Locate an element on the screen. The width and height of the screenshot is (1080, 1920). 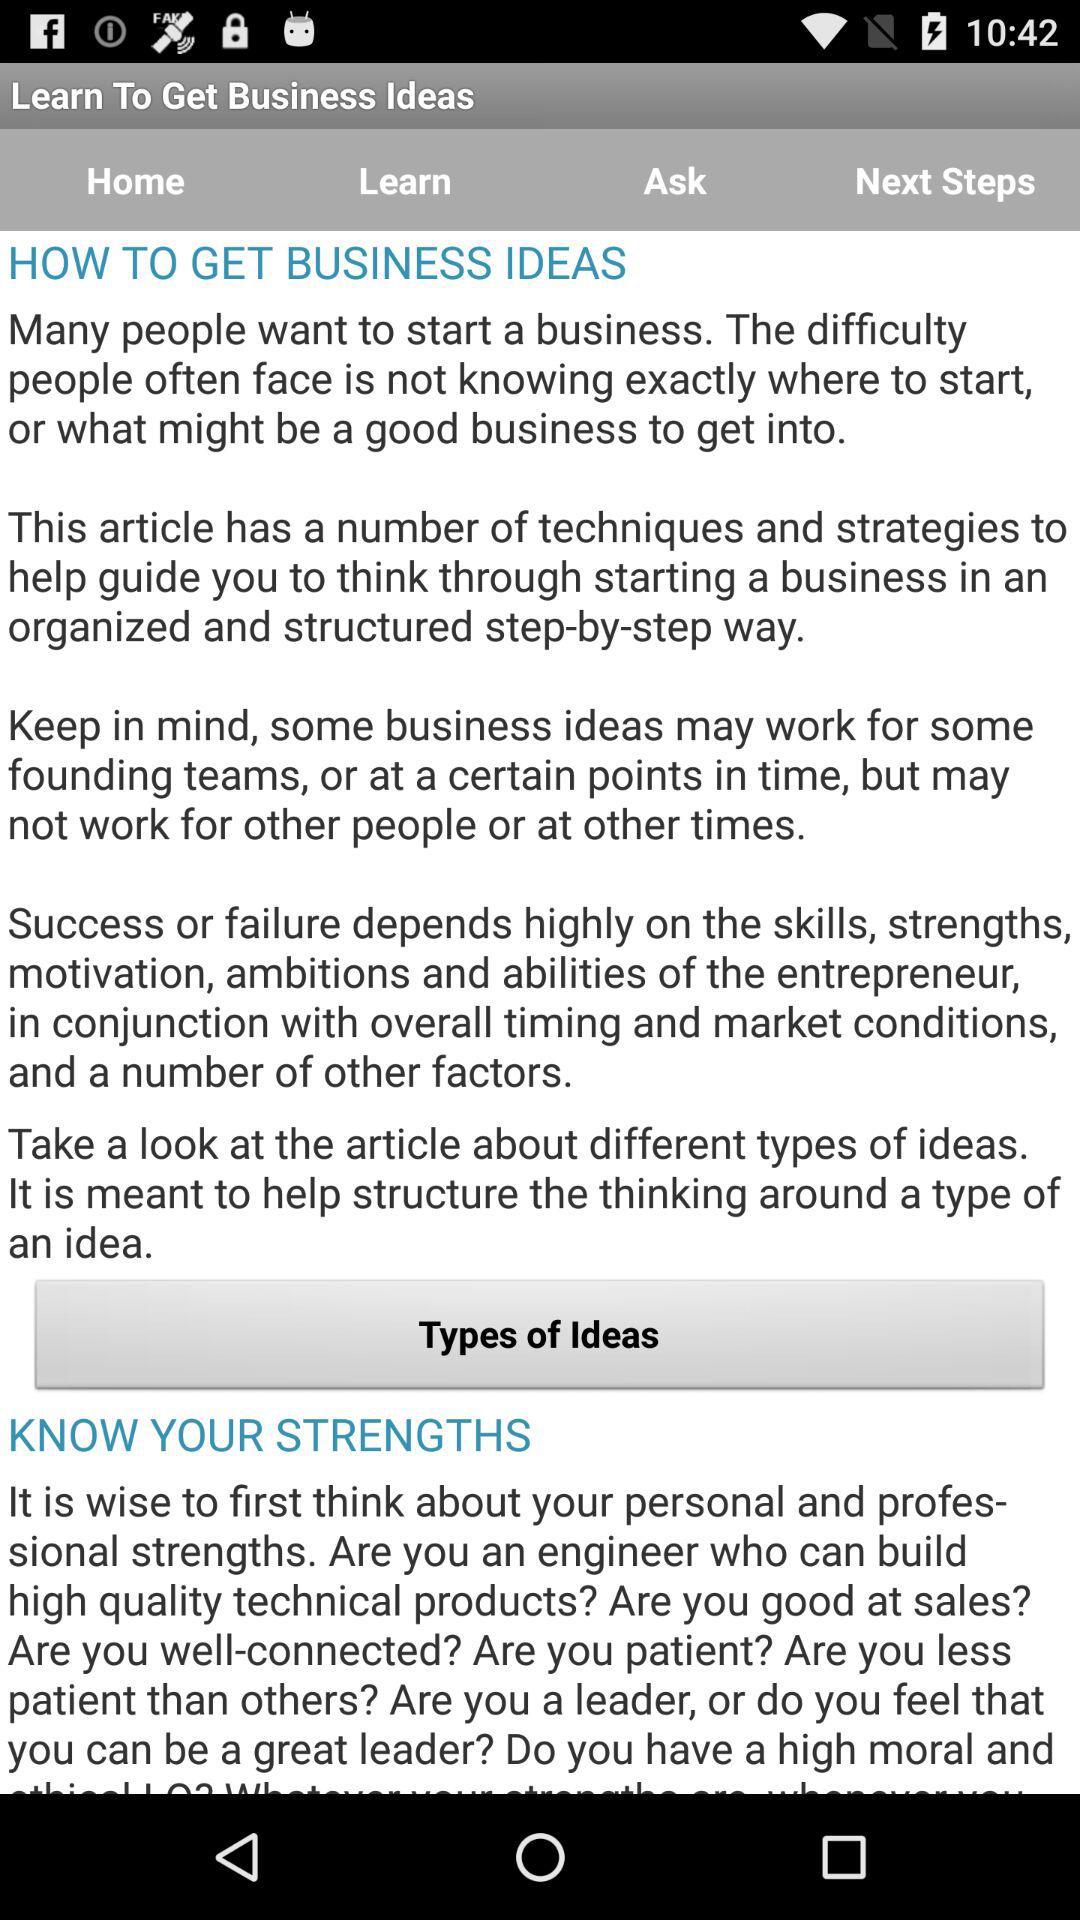
item next to ask is located at coordinates (945, 180).